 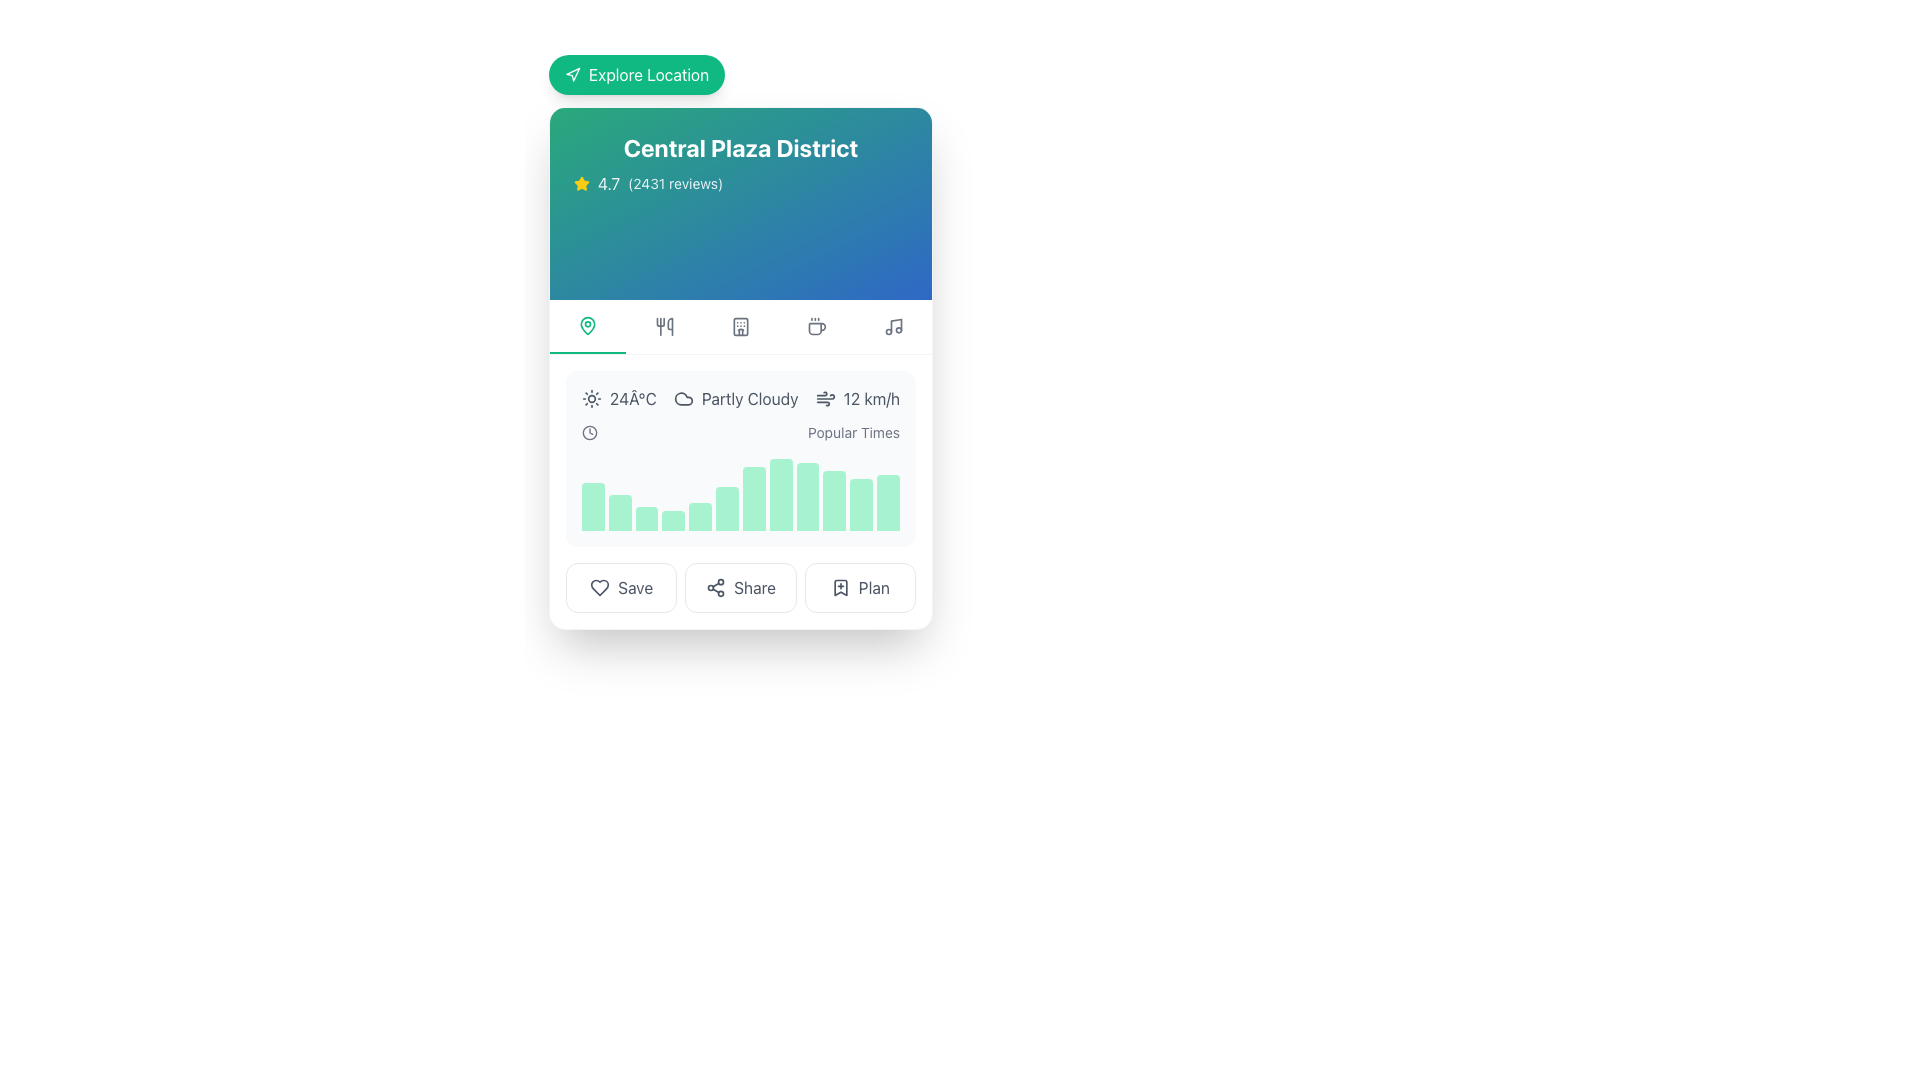 I want to click on '12 km/h' text label, styled in gray within the weather details section, for readability, so click(x=871, y=398).